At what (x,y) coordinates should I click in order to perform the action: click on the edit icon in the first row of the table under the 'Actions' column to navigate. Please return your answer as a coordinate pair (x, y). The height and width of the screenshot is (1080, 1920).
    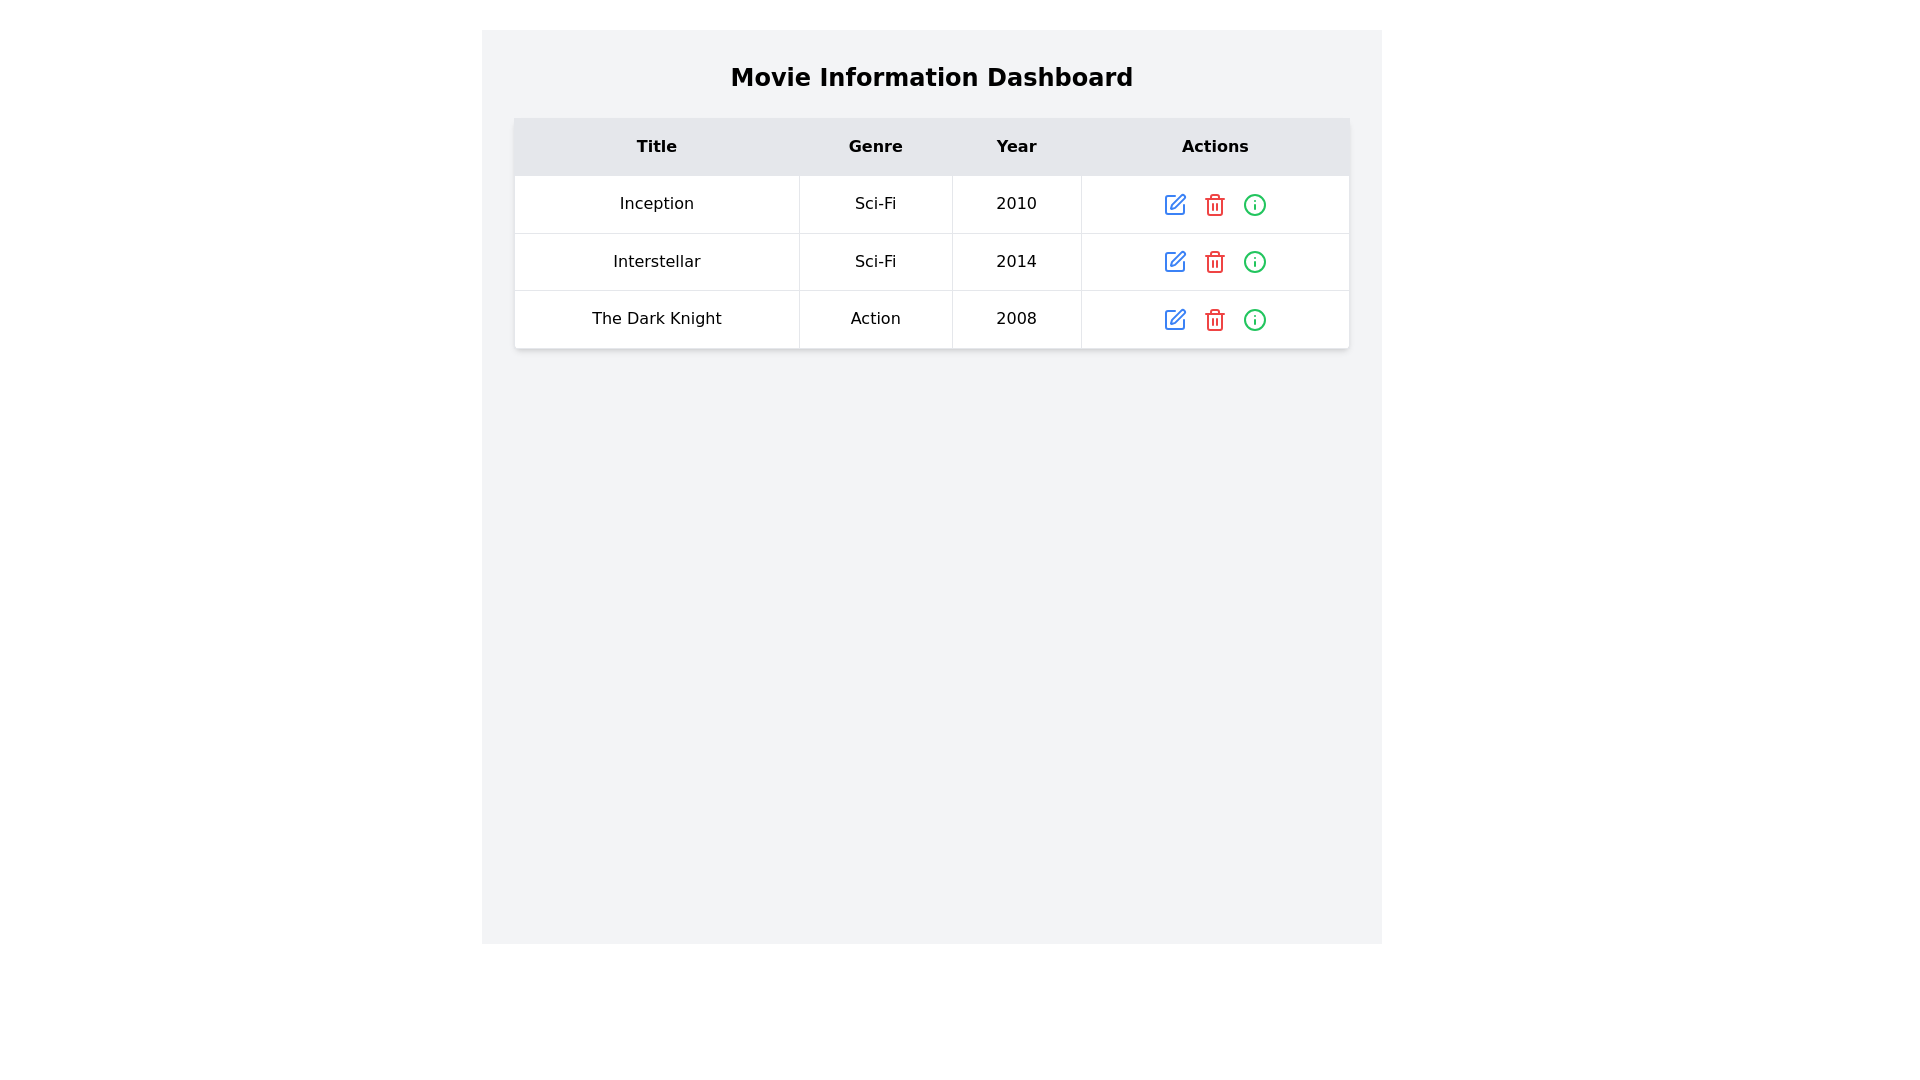
    Looking at the image, I should click on (1175, 204).